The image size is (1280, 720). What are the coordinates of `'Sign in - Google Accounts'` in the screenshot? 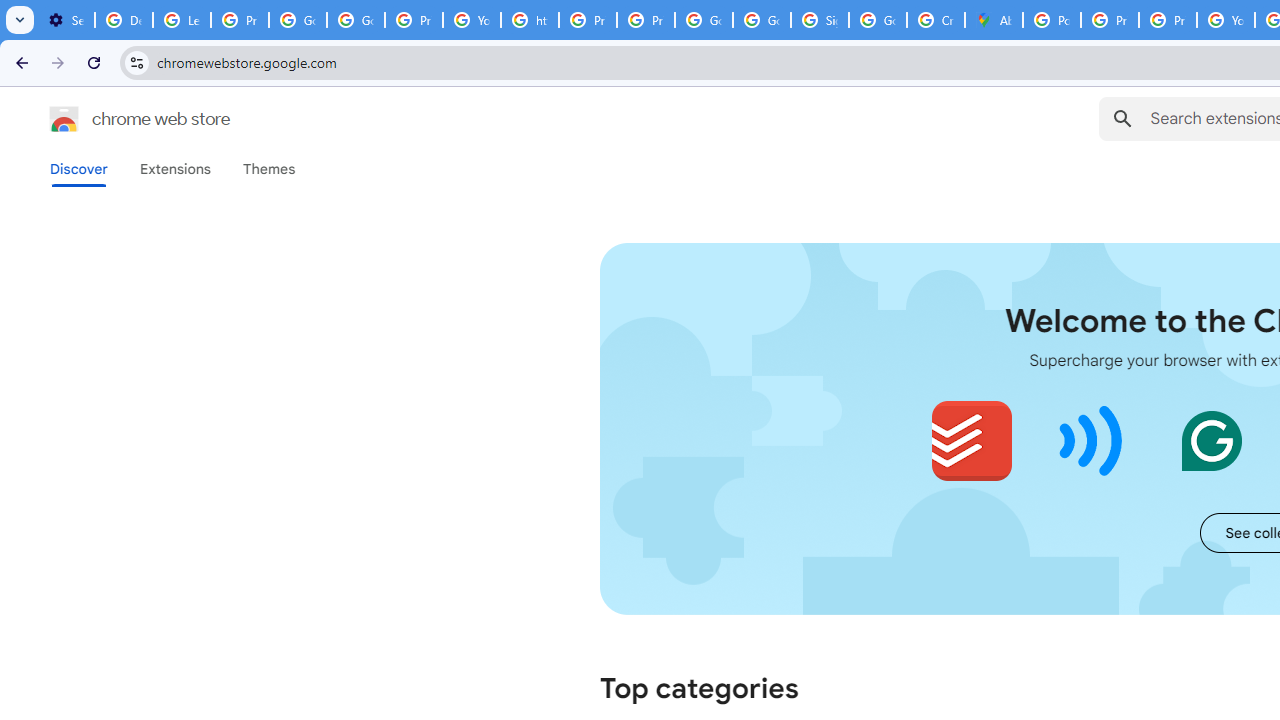 It's located at (819, 20).